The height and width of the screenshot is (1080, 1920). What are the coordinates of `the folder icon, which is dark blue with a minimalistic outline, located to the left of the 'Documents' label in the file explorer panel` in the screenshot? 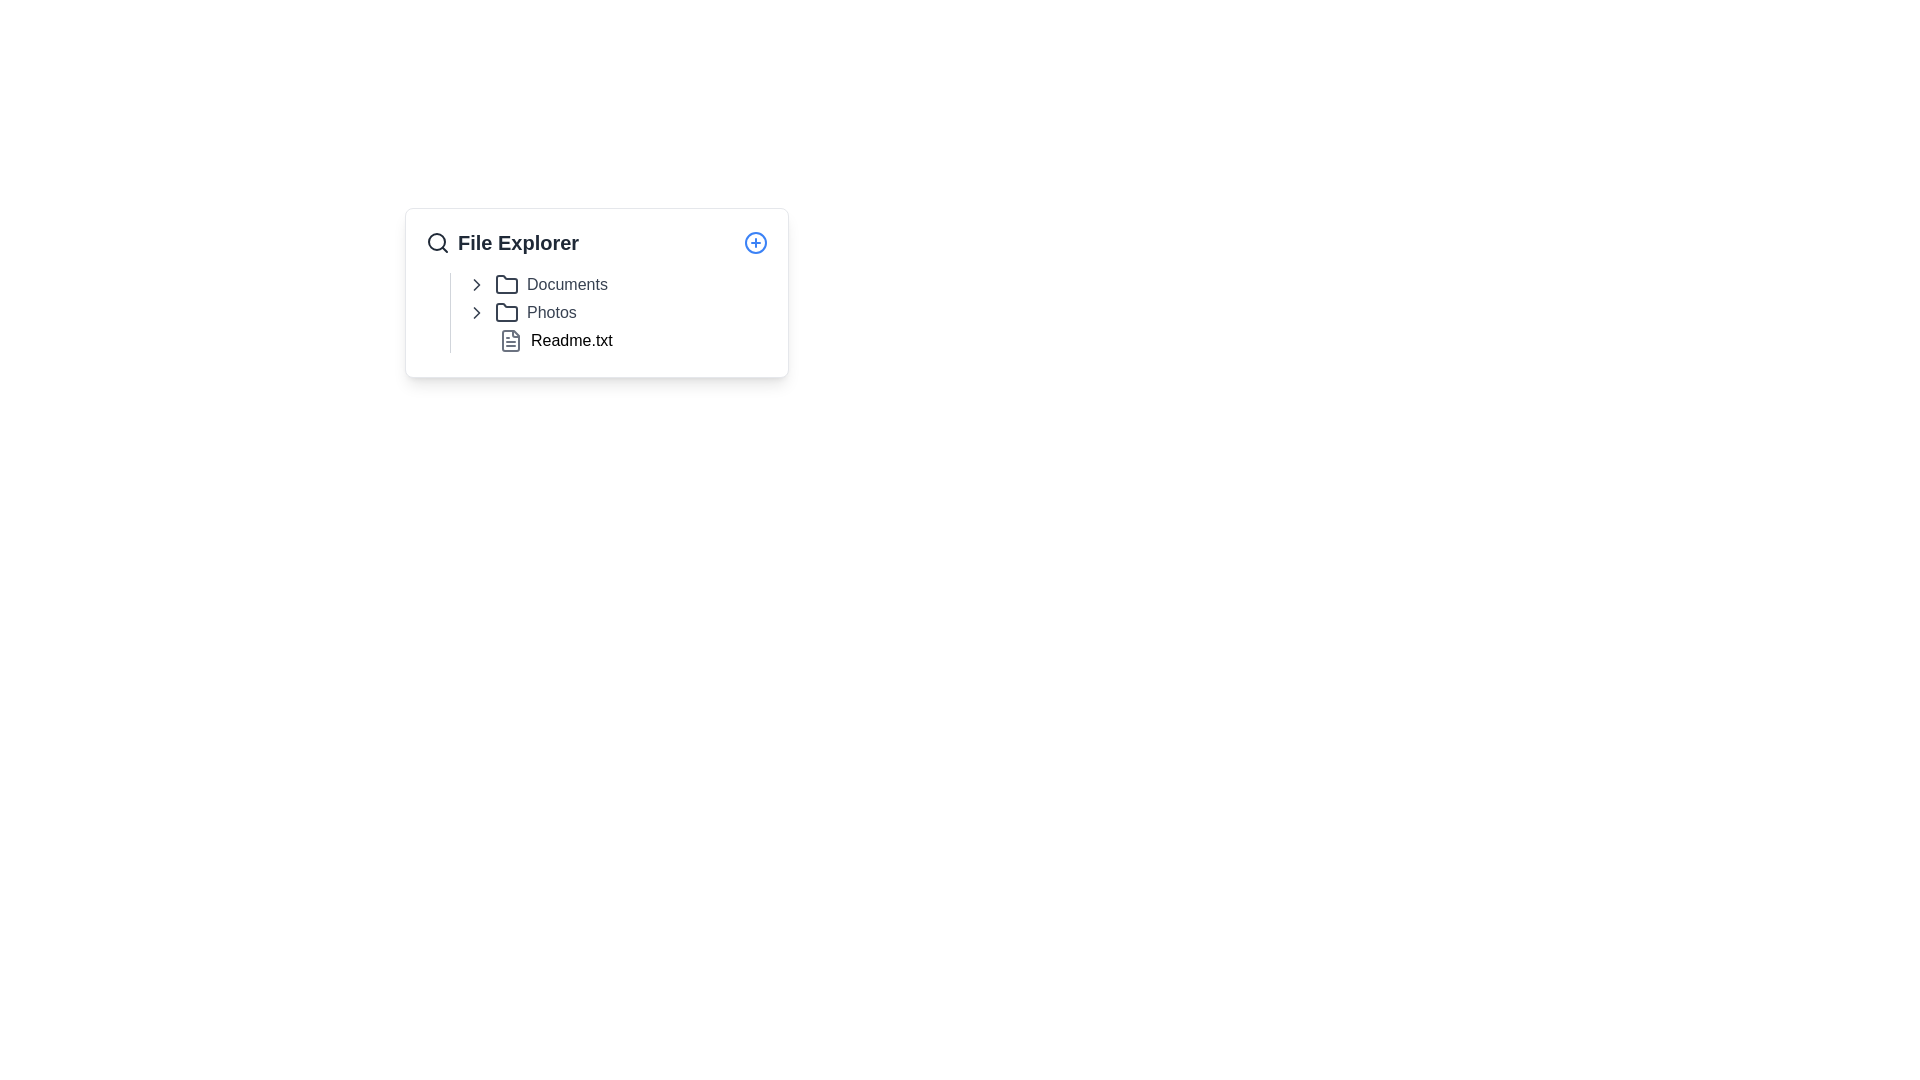 It's located at (507, 285).